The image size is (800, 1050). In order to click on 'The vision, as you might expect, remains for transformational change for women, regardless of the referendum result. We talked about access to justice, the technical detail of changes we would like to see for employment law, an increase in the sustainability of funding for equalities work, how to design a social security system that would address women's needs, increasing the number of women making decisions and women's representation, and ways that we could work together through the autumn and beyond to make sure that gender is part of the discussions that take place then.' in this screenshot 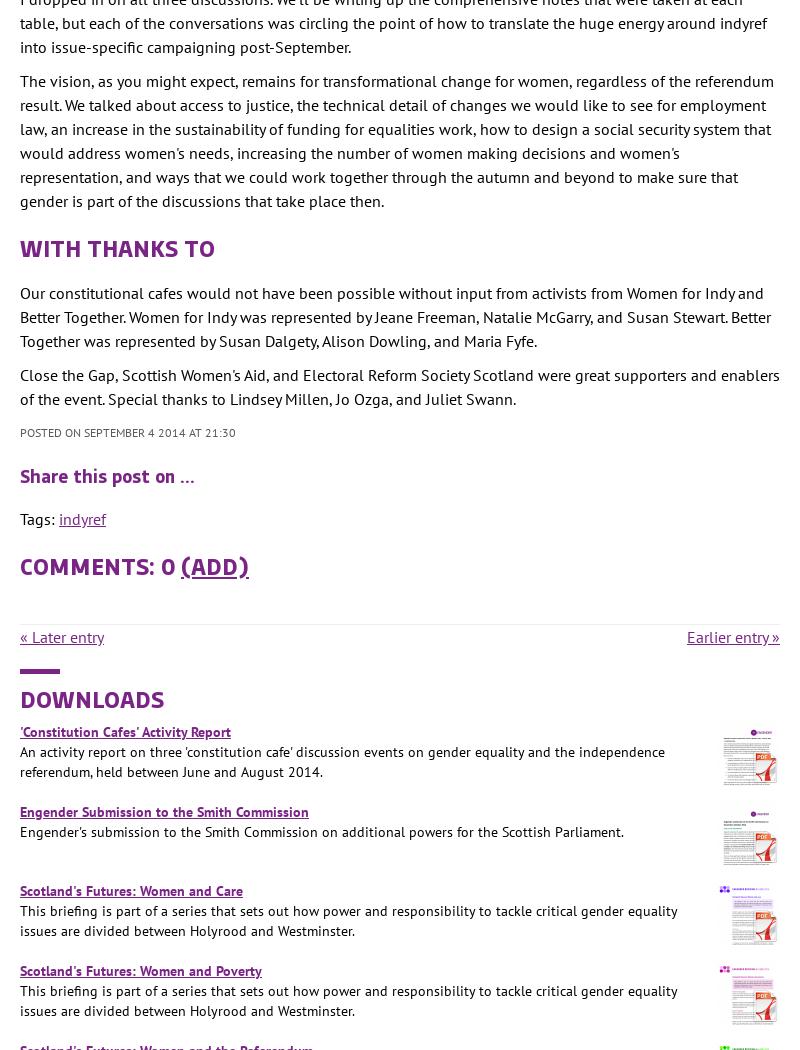, I will do `click(396, 140)`.